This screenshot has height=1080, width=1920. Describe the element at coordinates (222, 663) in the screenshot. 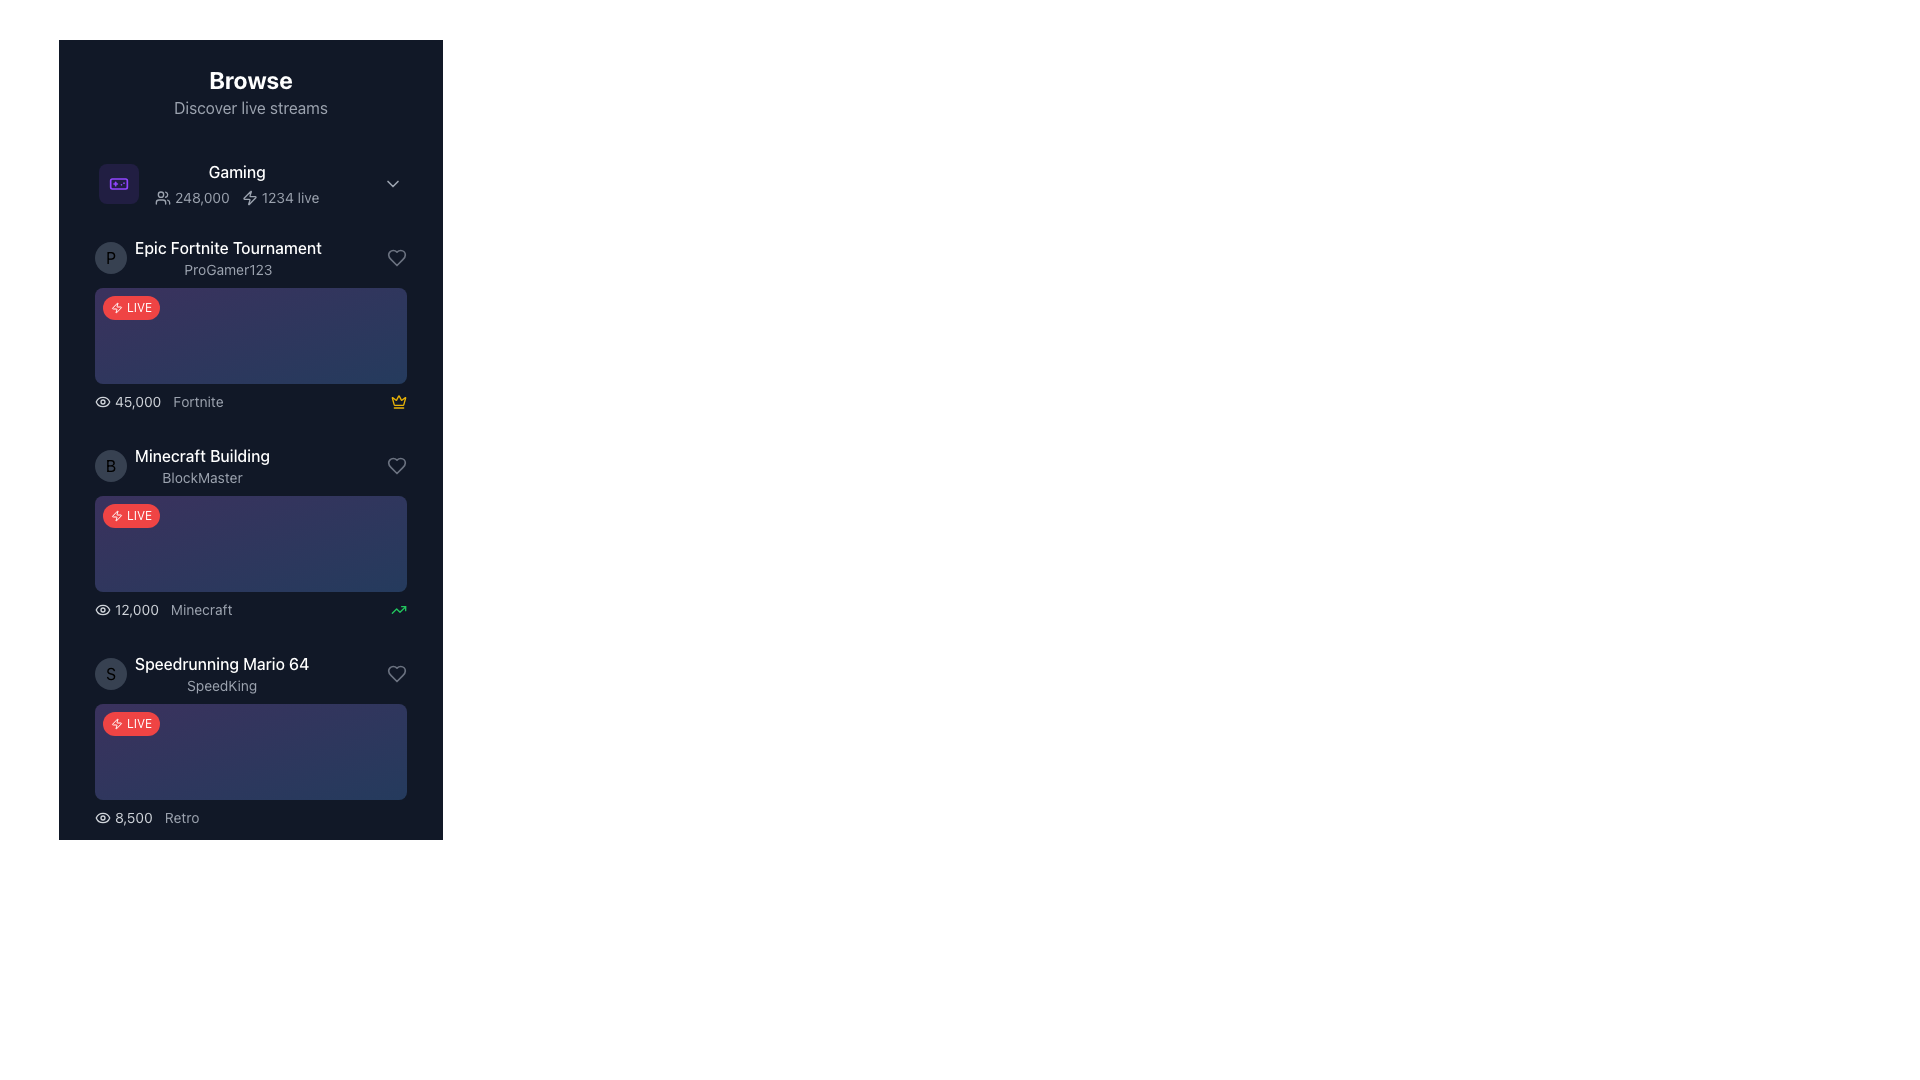

I see `the text label displaying 'Speedrunning Mario 64' styled in white font on a dark background, positioned above 'SpeedKing'` at that location.